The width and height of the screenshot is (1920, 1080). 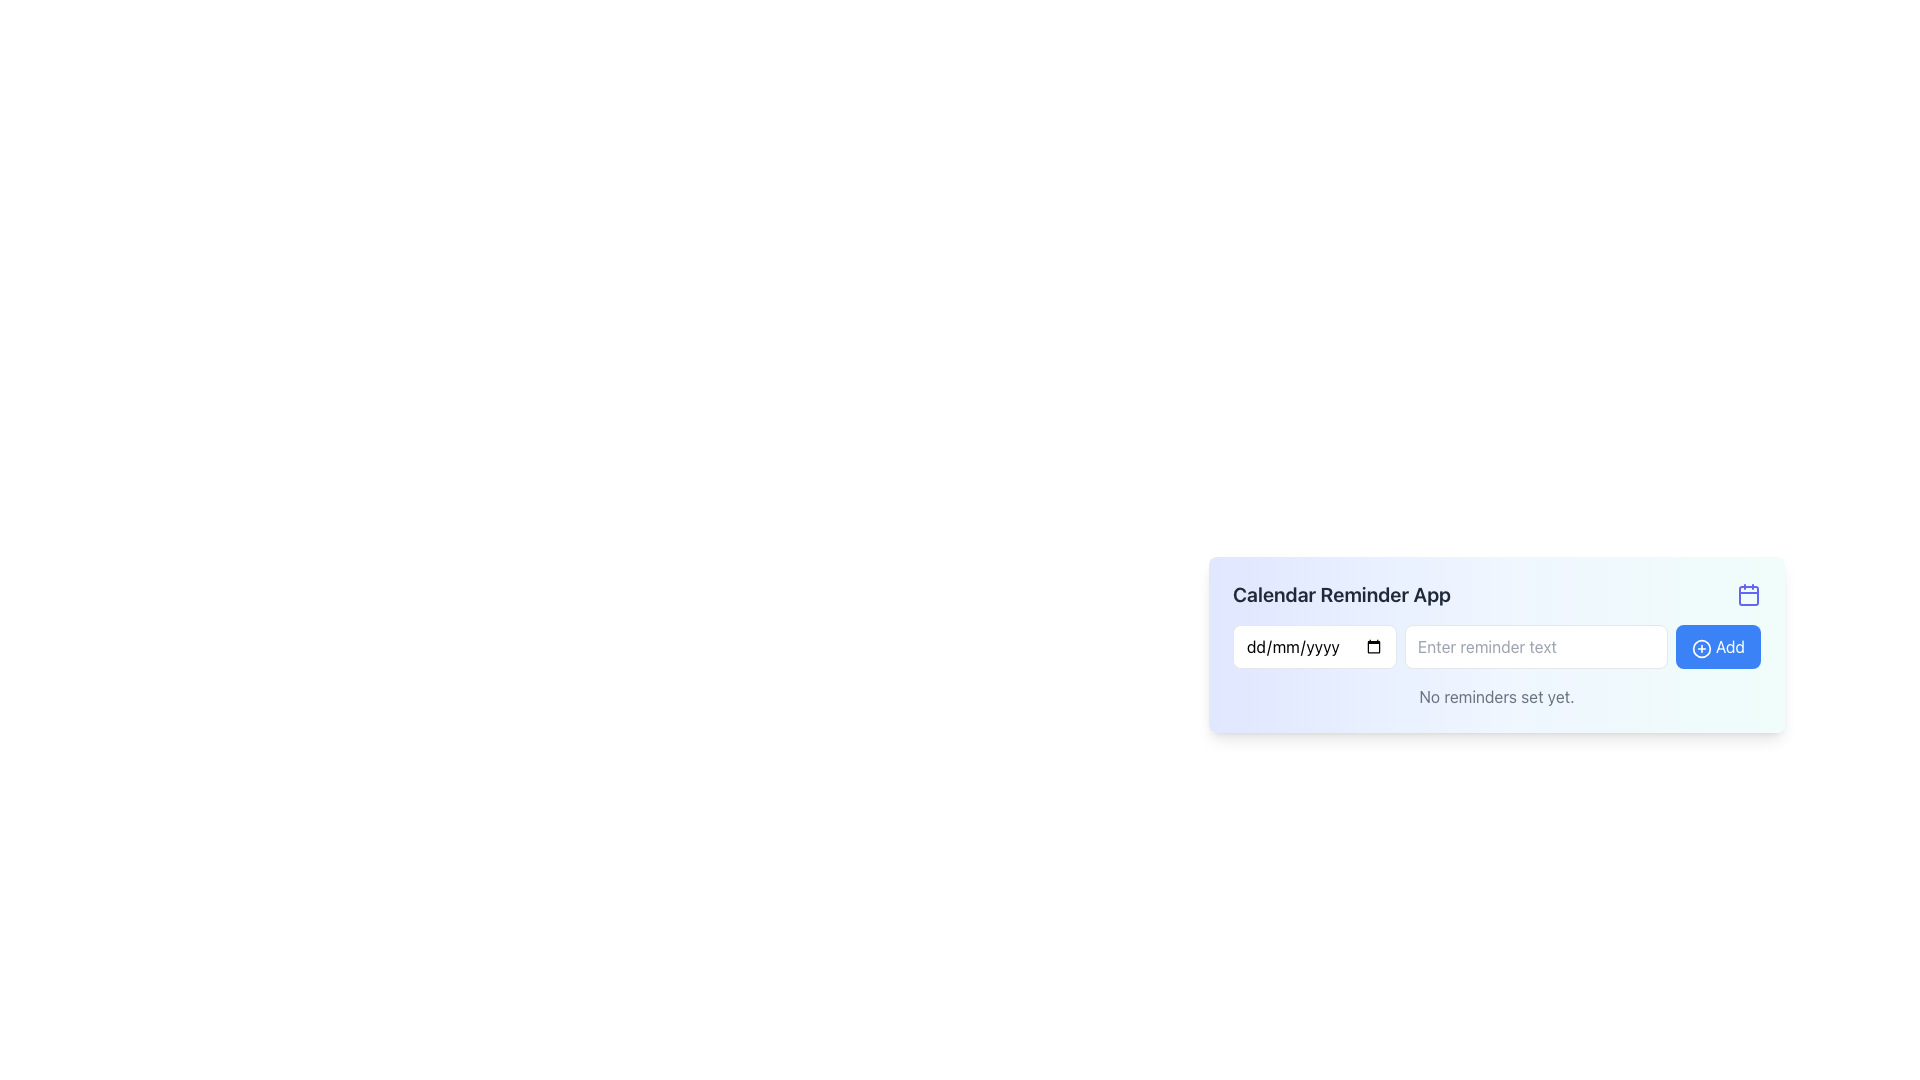 What do you see at coordinates (1700, 648) in the screenshot?
I see `the icon representing the 'add' action, located to the left of the 'Add' text within a blue-colored button on the interface` at bounding box center [1700, 648].